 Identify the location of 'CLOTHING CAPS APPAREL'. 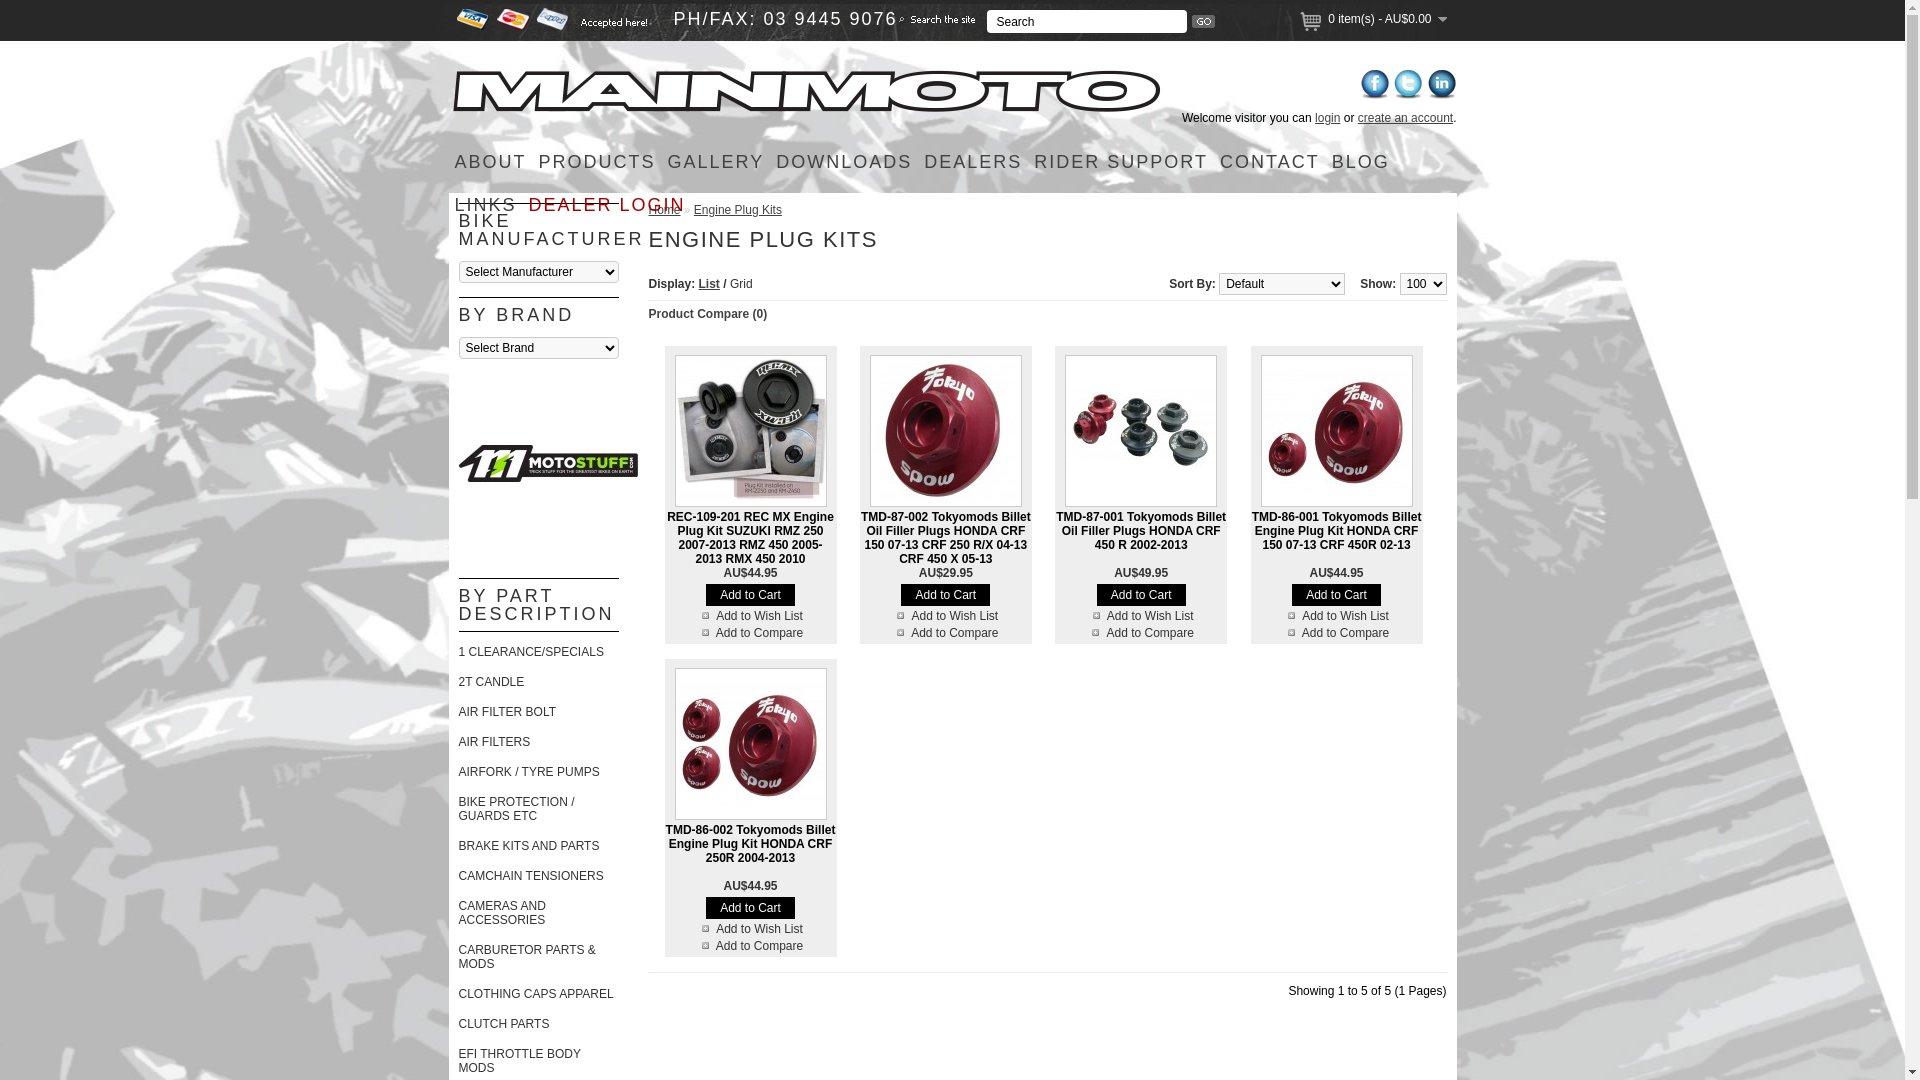
(456, 994).